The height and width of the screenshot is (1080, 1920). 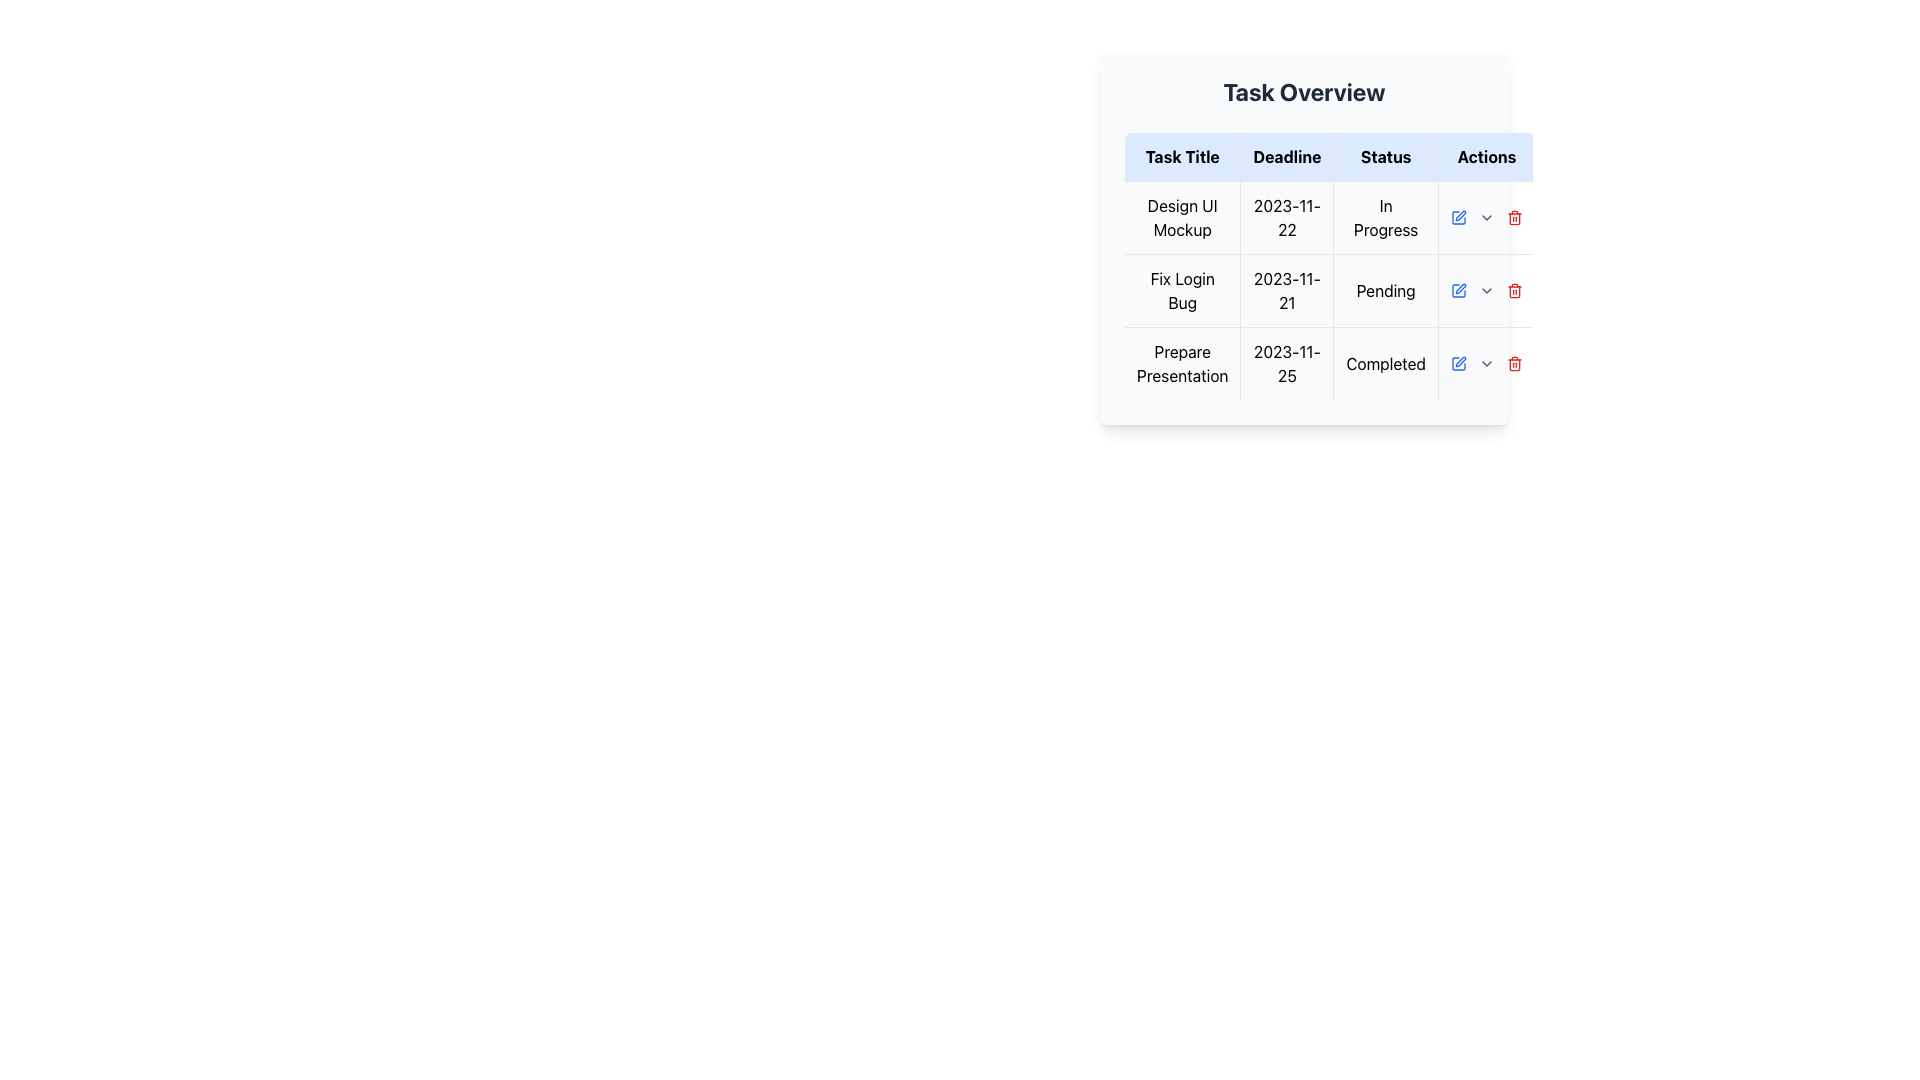 What do you see at coordinates (1182, 363) in the screenshot?
I see `the text label displaying 'Prepare Presentation', which is the first column entry in the third row of the 'Task Overview' table` at bounding box center [1182, 363].